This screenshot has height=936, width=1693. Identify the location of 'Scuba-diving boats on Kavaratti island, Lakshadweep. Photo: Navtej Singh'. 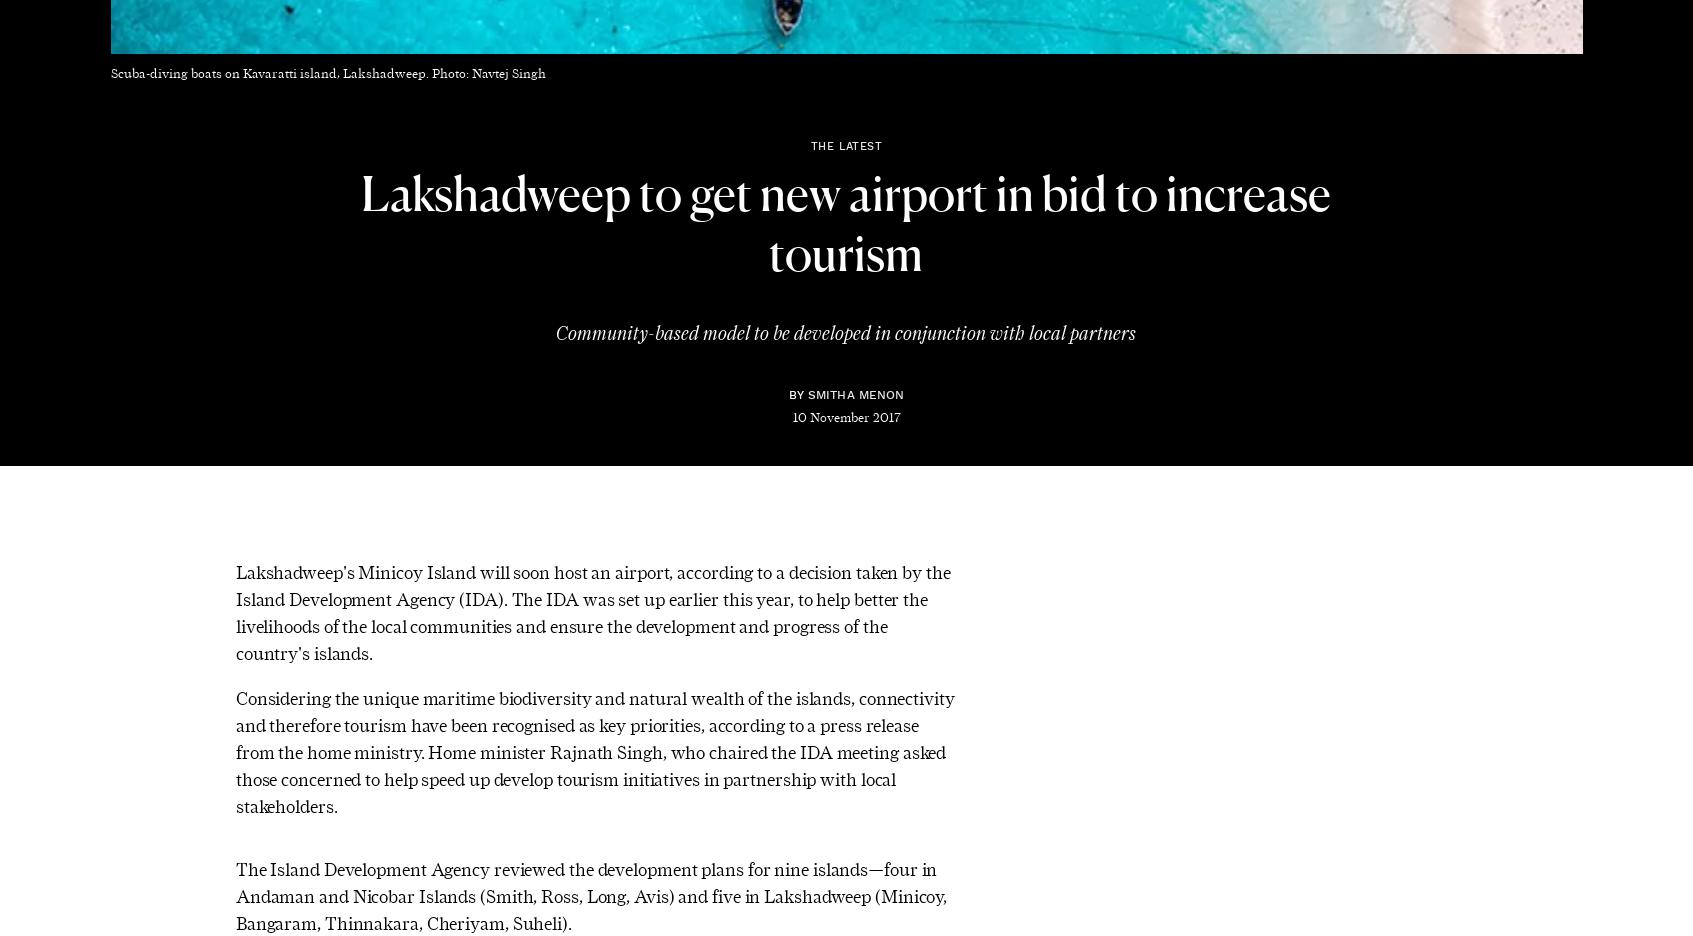
(327, 73).